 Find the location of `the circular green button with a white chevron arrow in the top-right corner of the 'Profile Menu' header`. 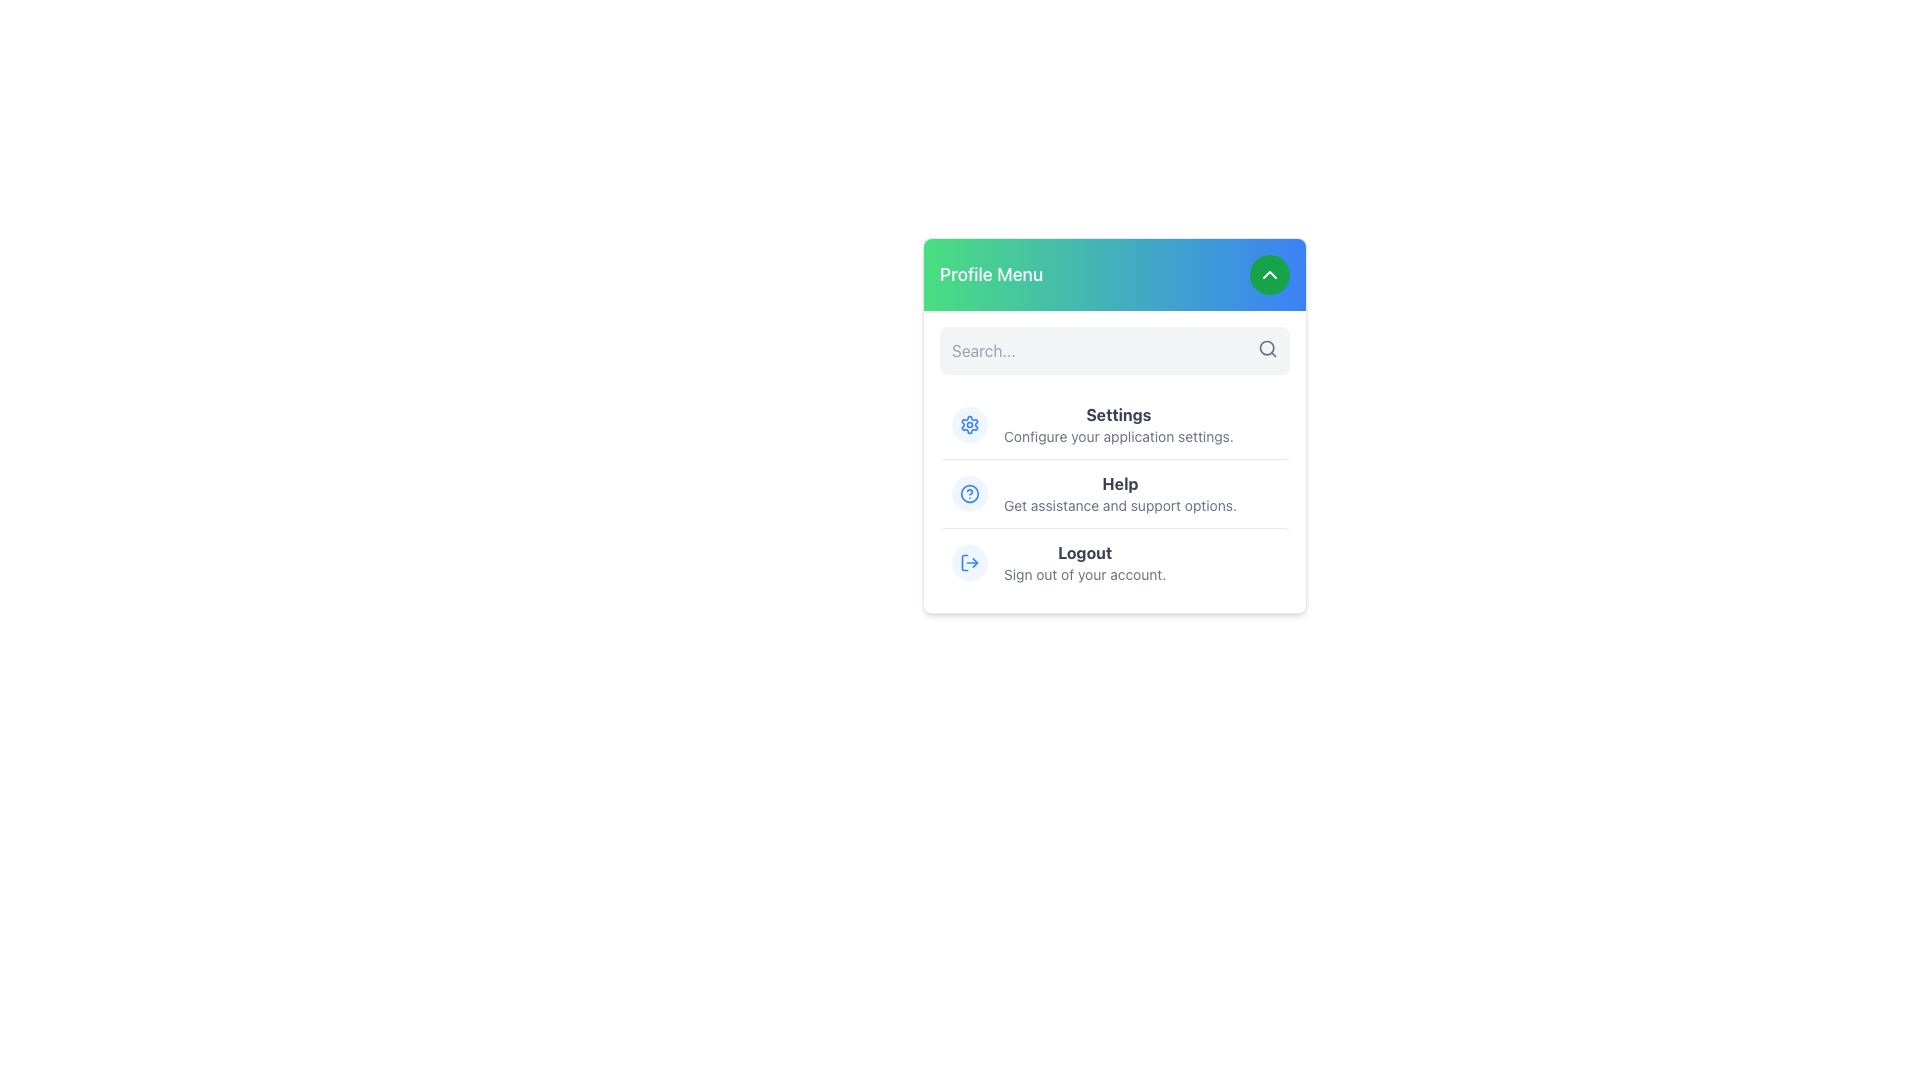

the circular green button with a white chevron arrow in the top-right corner of the 'Profile Menu' header is located at coordinates (1269, 274).